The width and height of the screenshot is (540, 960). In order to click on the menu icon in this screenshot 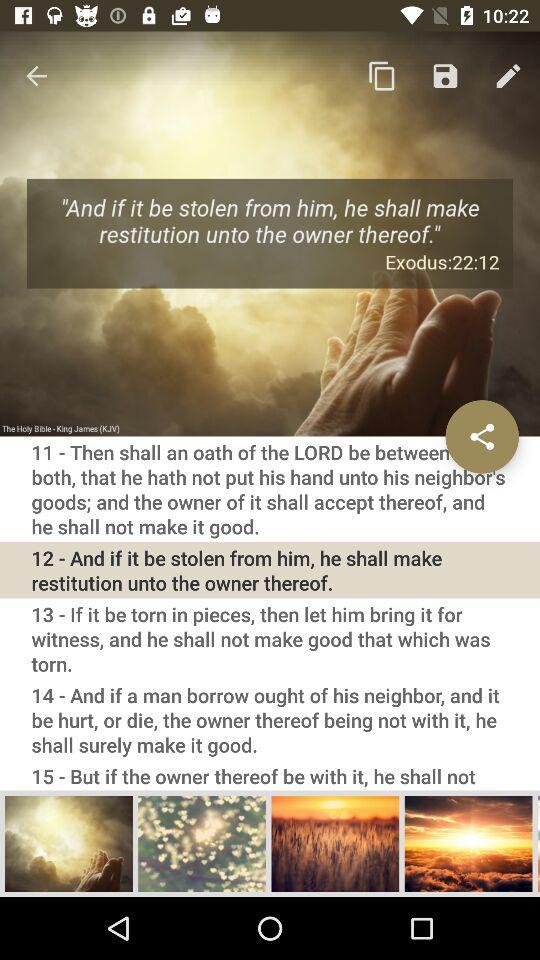, I will do `click(538, 842)`.